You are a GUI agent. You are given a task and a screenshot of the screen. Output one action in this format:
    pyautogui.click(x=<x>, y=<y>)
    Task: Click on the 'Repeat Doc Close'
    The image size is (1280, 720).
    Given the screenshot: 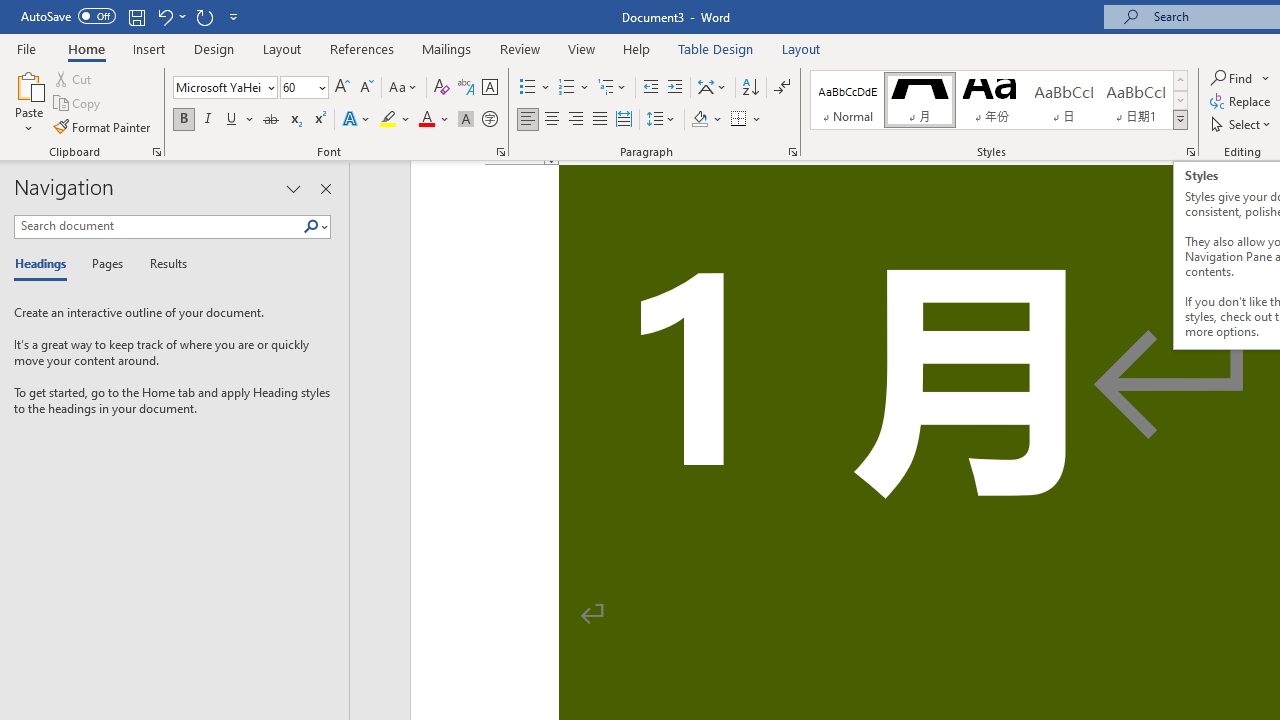 What is the action you would take?
    pyautogui.click(x=204, y=16)
    